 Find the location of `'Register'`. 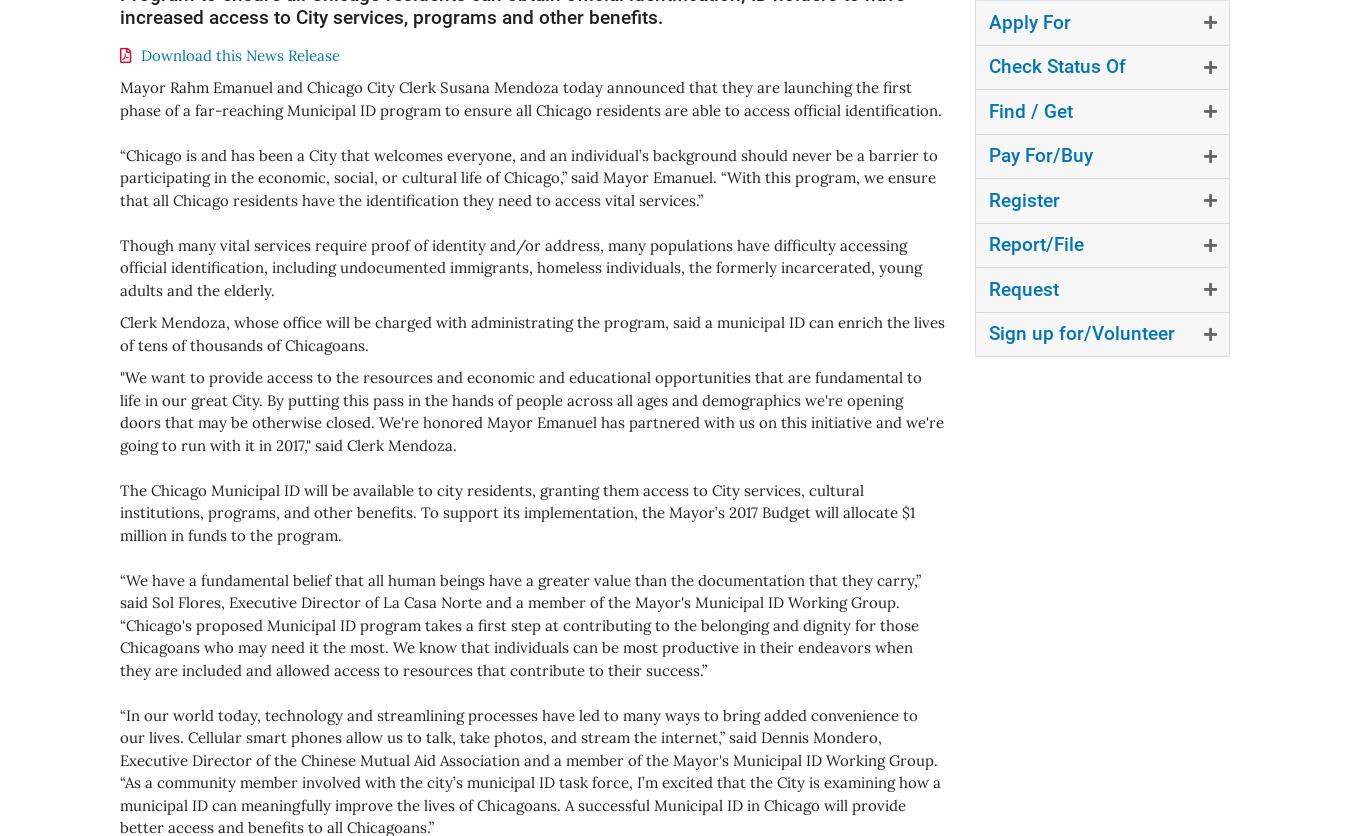

'Register' is located at coordinates (987, 198).